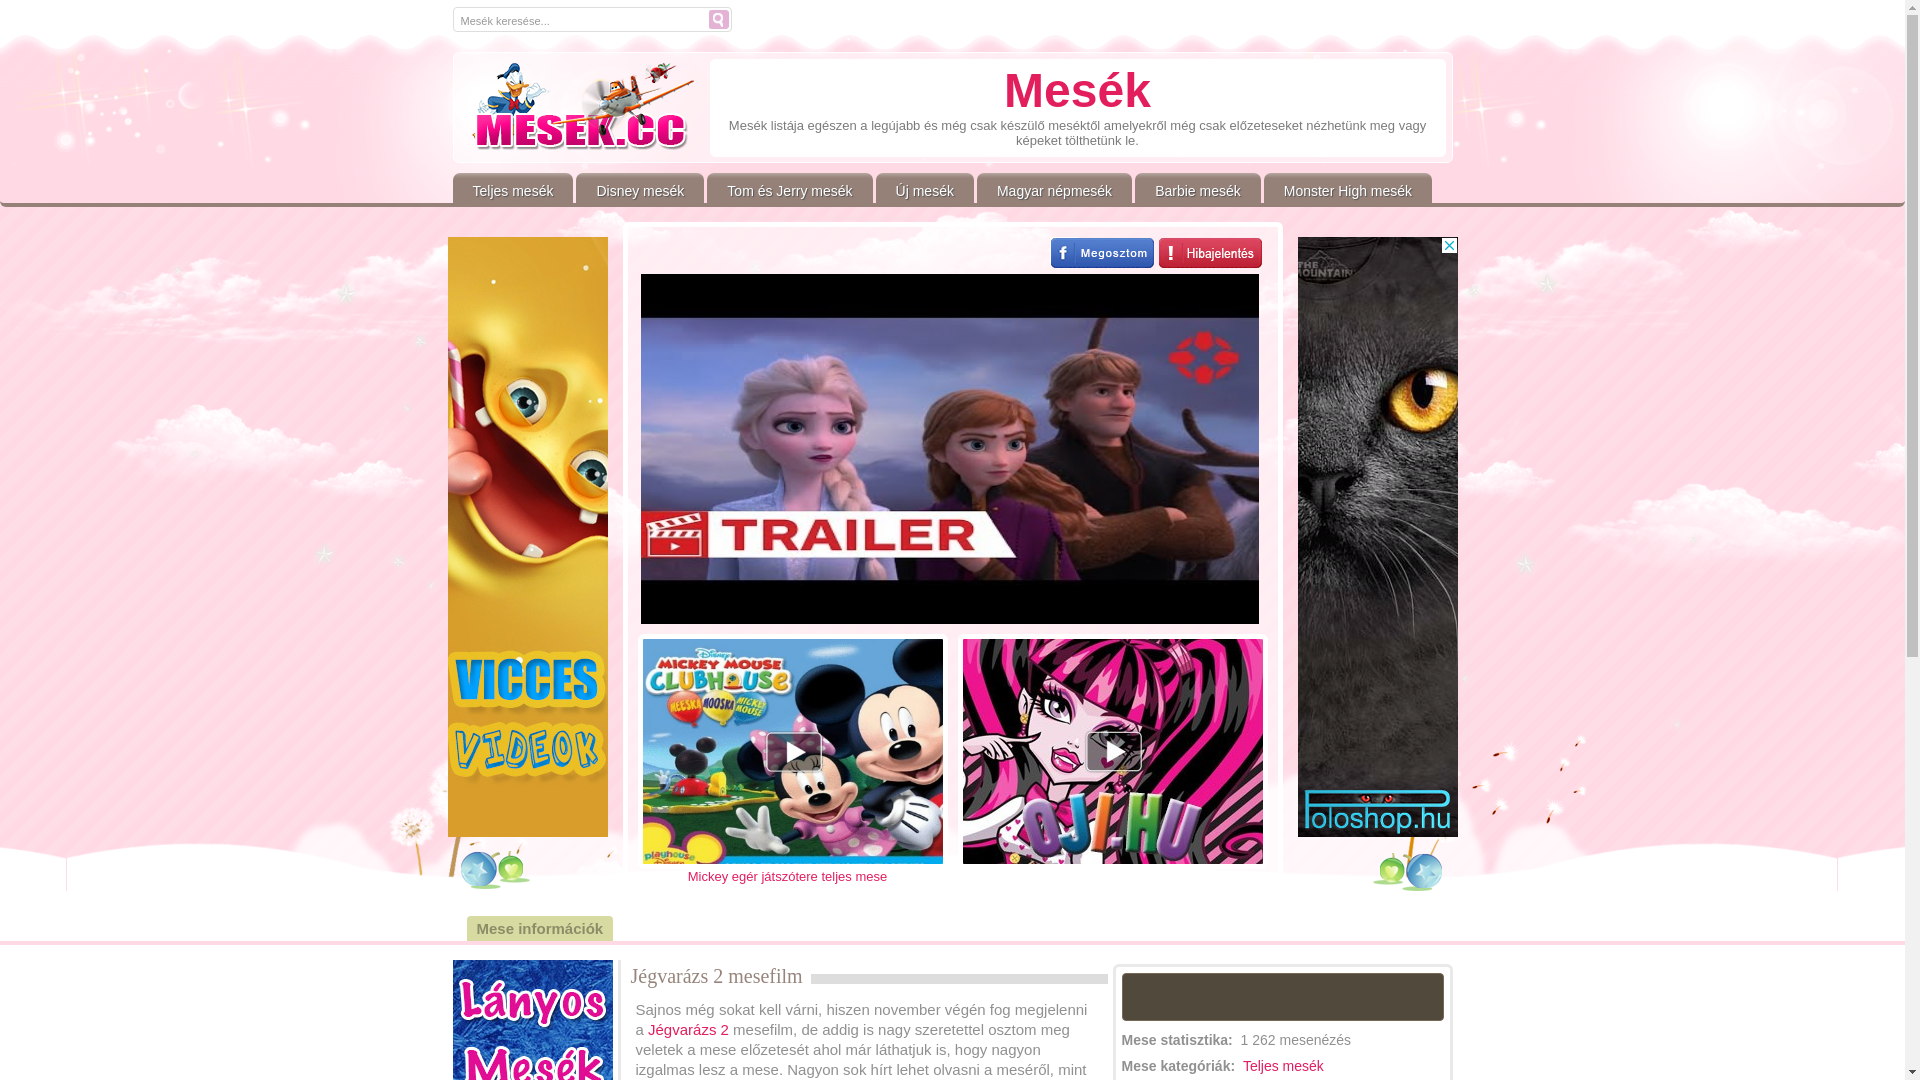  Describe the element at coordinates (1376, 535) in the screenshot. I see `'3rd party ad content'` at that location.